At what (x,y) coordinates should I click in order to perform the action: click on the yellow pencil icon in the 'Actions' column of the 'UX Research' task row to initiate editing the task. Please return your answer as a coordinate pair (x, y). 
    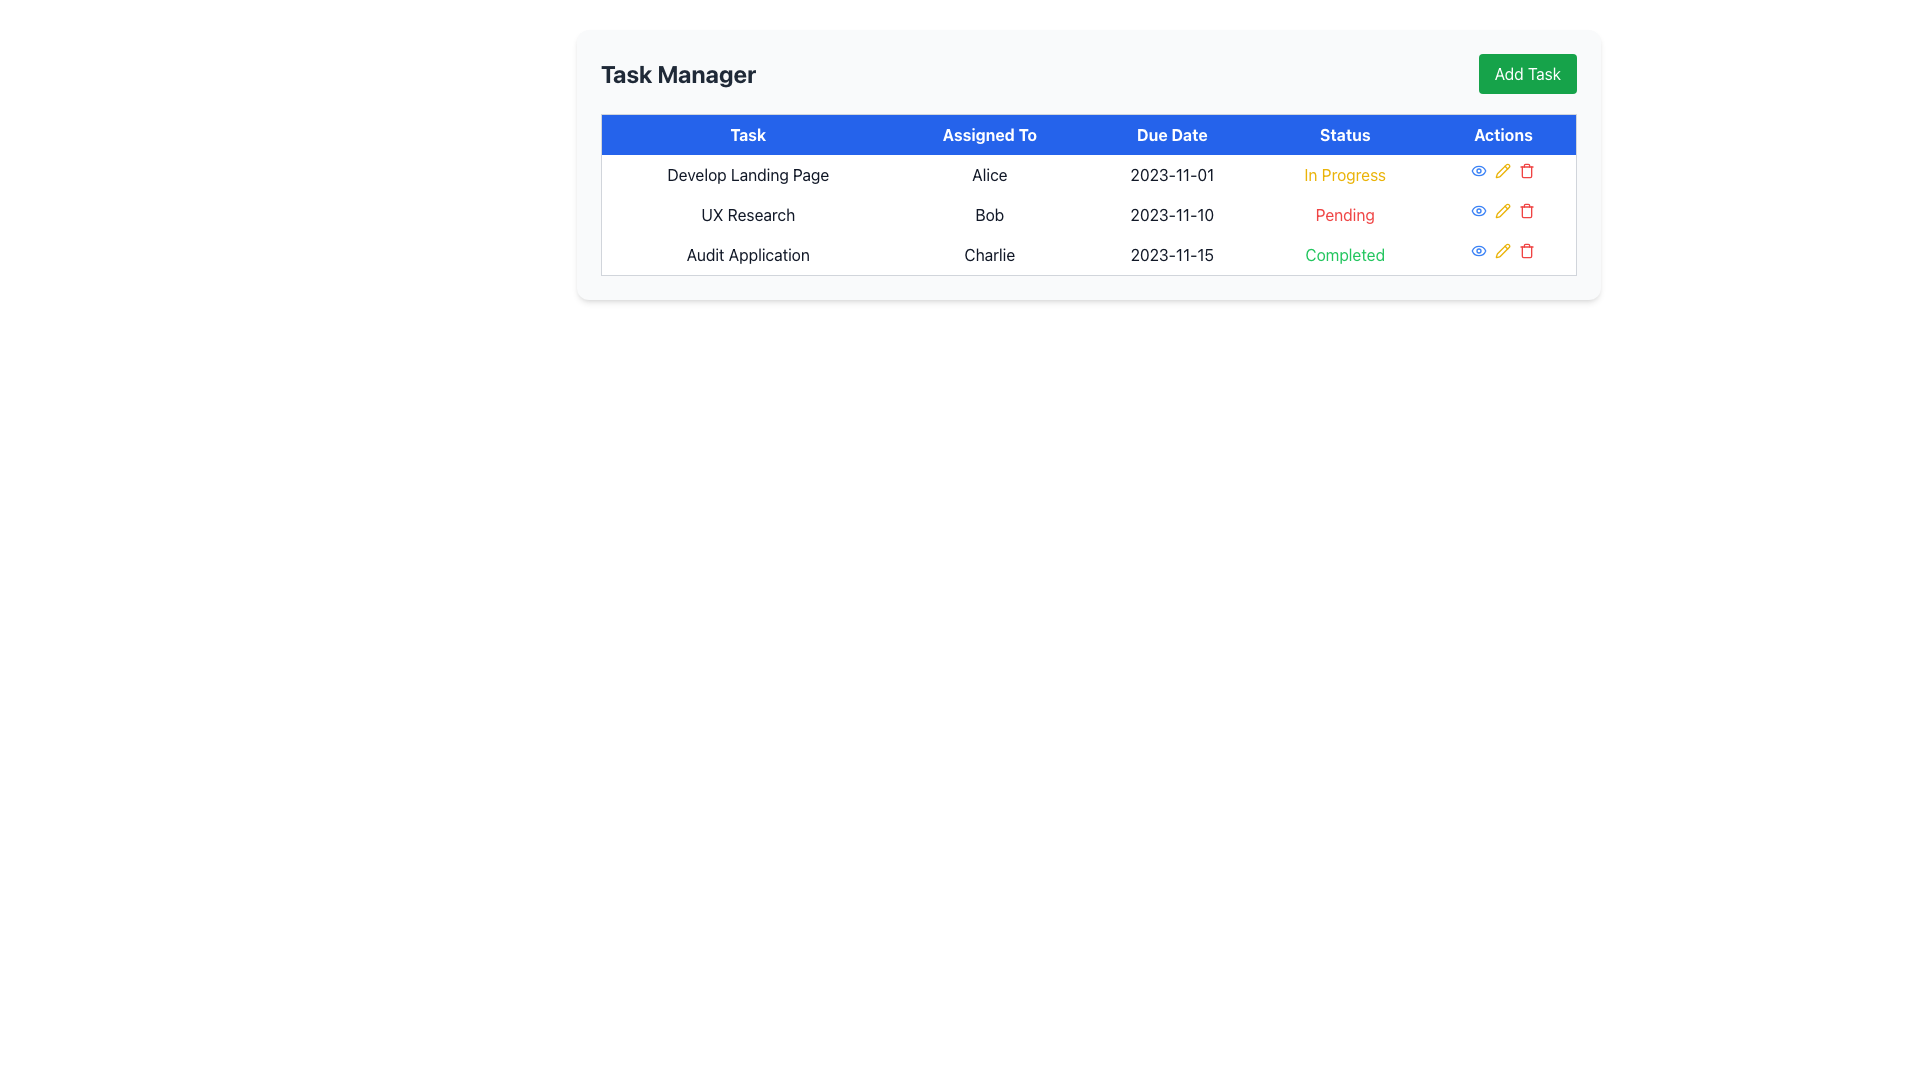
    Looking at the image, I should click on (1503, 211).